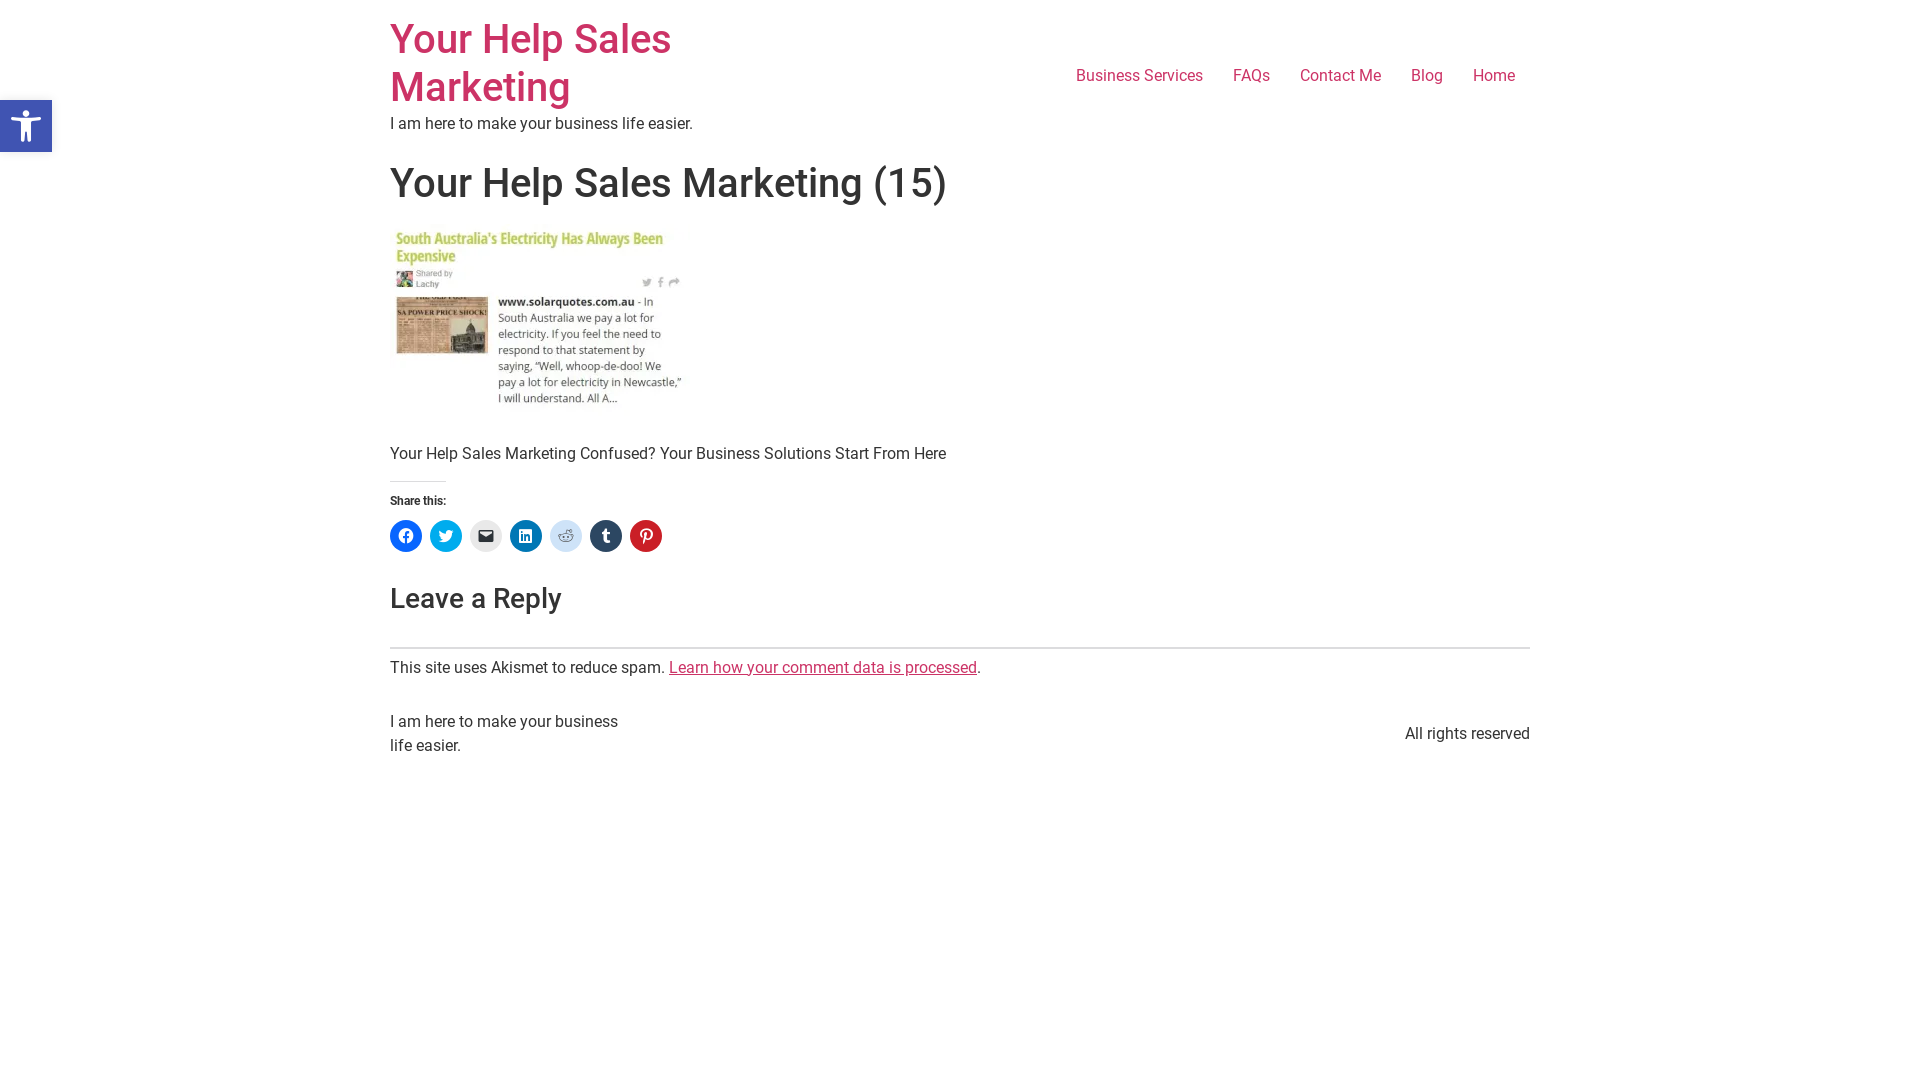 This screenshot has height=1080, width=1920. I want to click on 'Blog', so click(1425, 75).